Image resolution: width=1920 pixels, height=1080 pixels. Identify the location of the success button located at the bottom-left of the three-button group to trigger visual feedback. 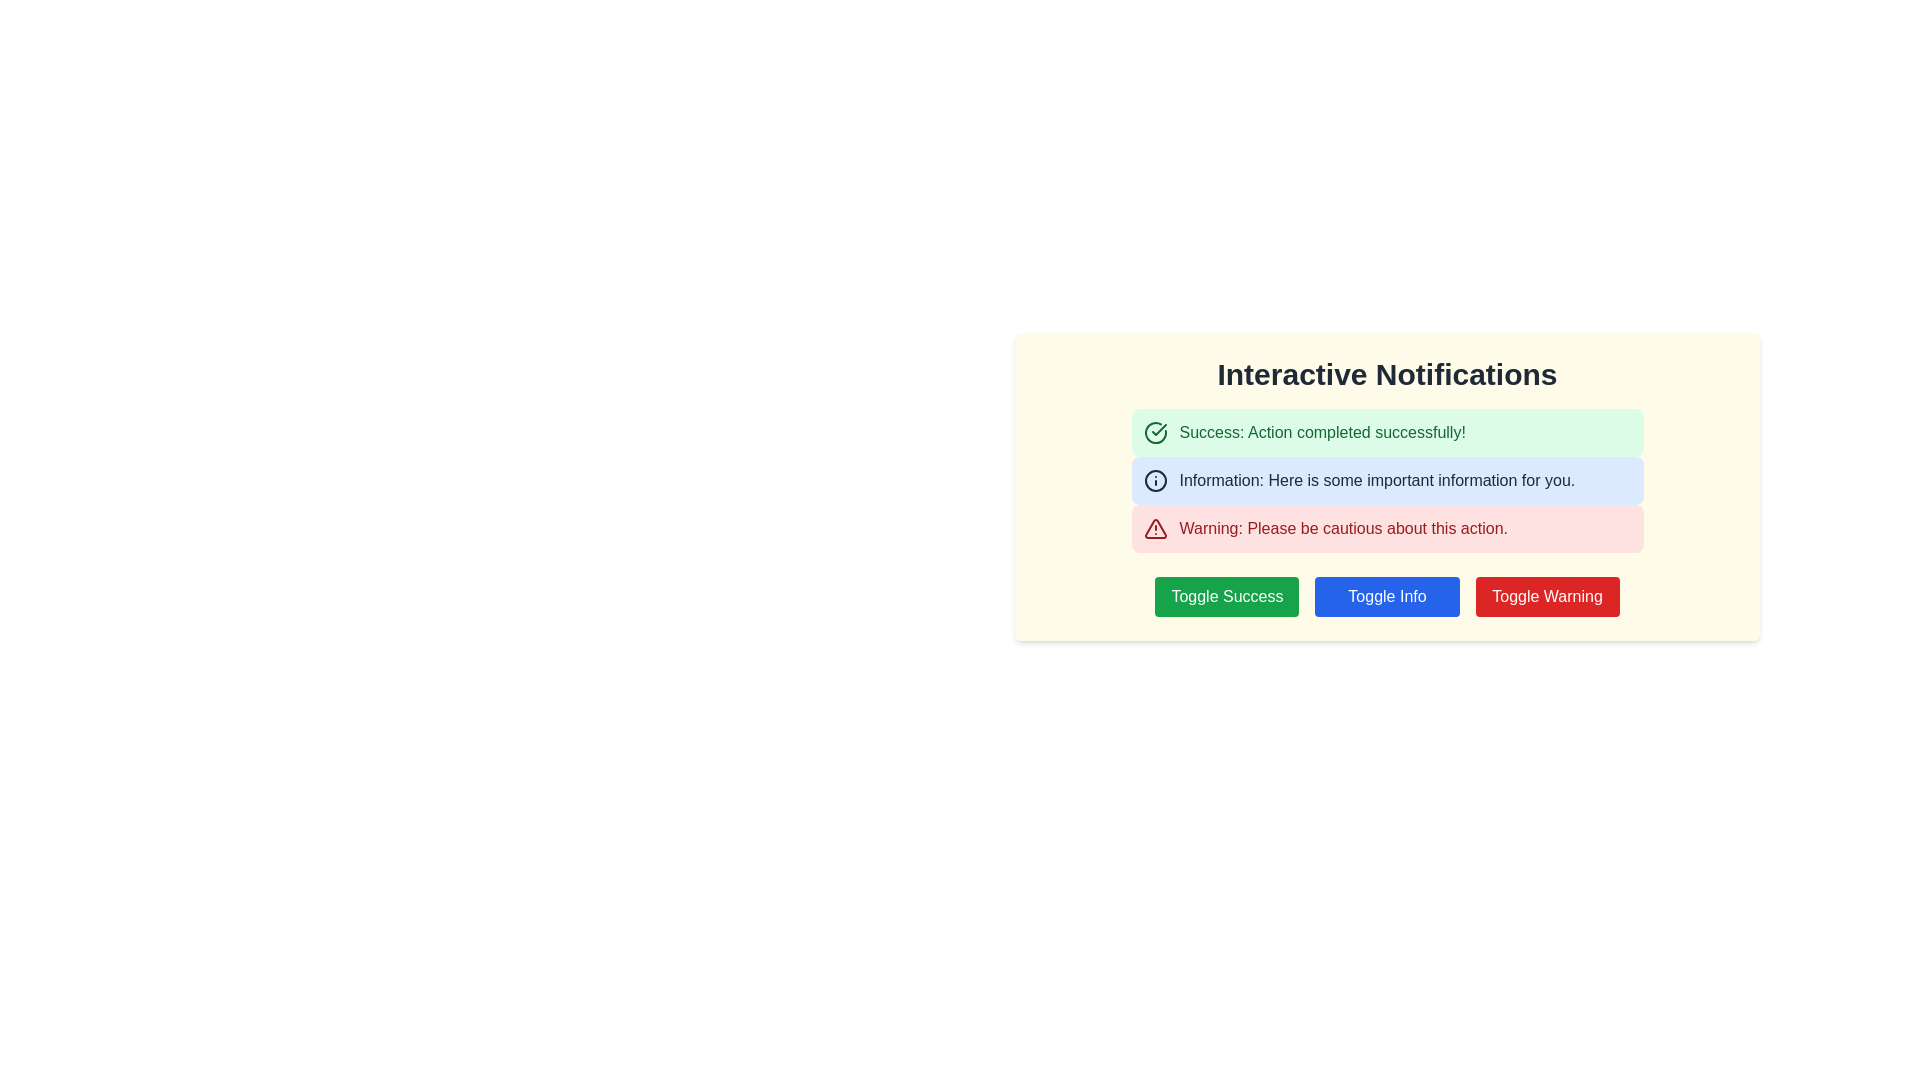
(1226, 596).